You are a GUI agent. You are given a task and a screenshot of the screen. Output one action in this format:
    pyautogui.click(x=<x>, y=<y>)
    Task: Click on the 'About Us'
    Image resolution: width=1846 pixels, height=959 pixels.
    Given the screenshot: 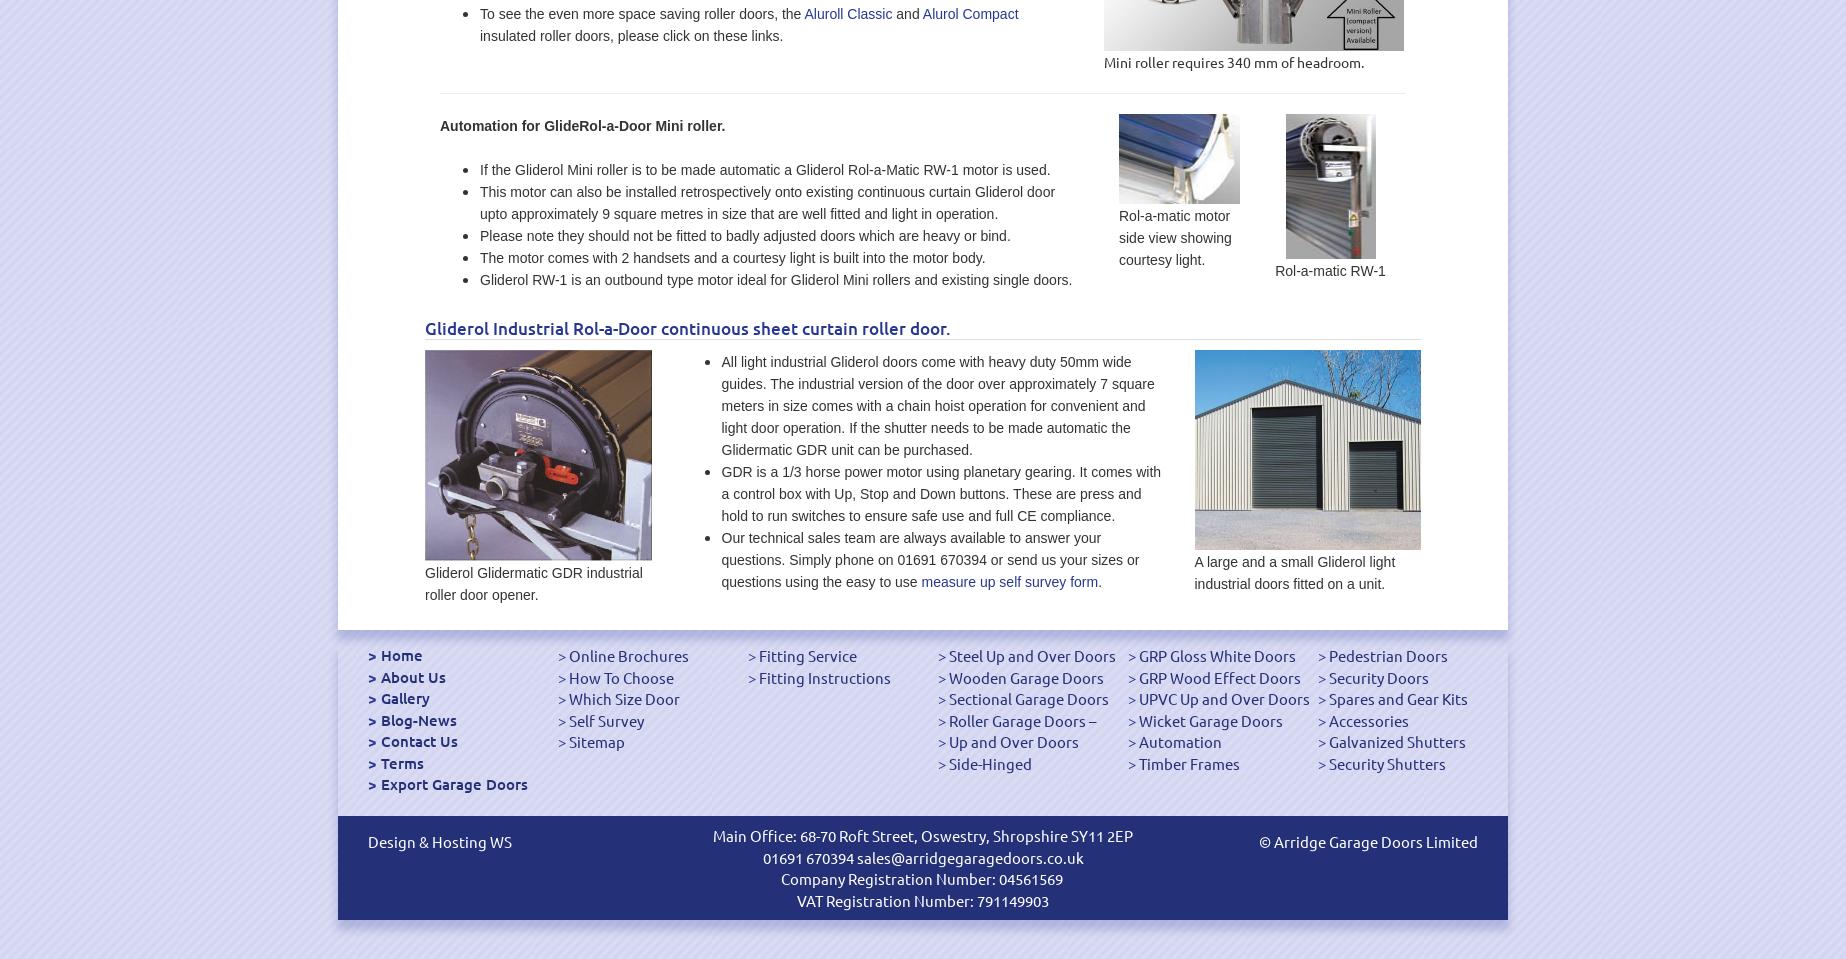 What is the action you would take?
    pyautogui.click(x=413, y=675)
    